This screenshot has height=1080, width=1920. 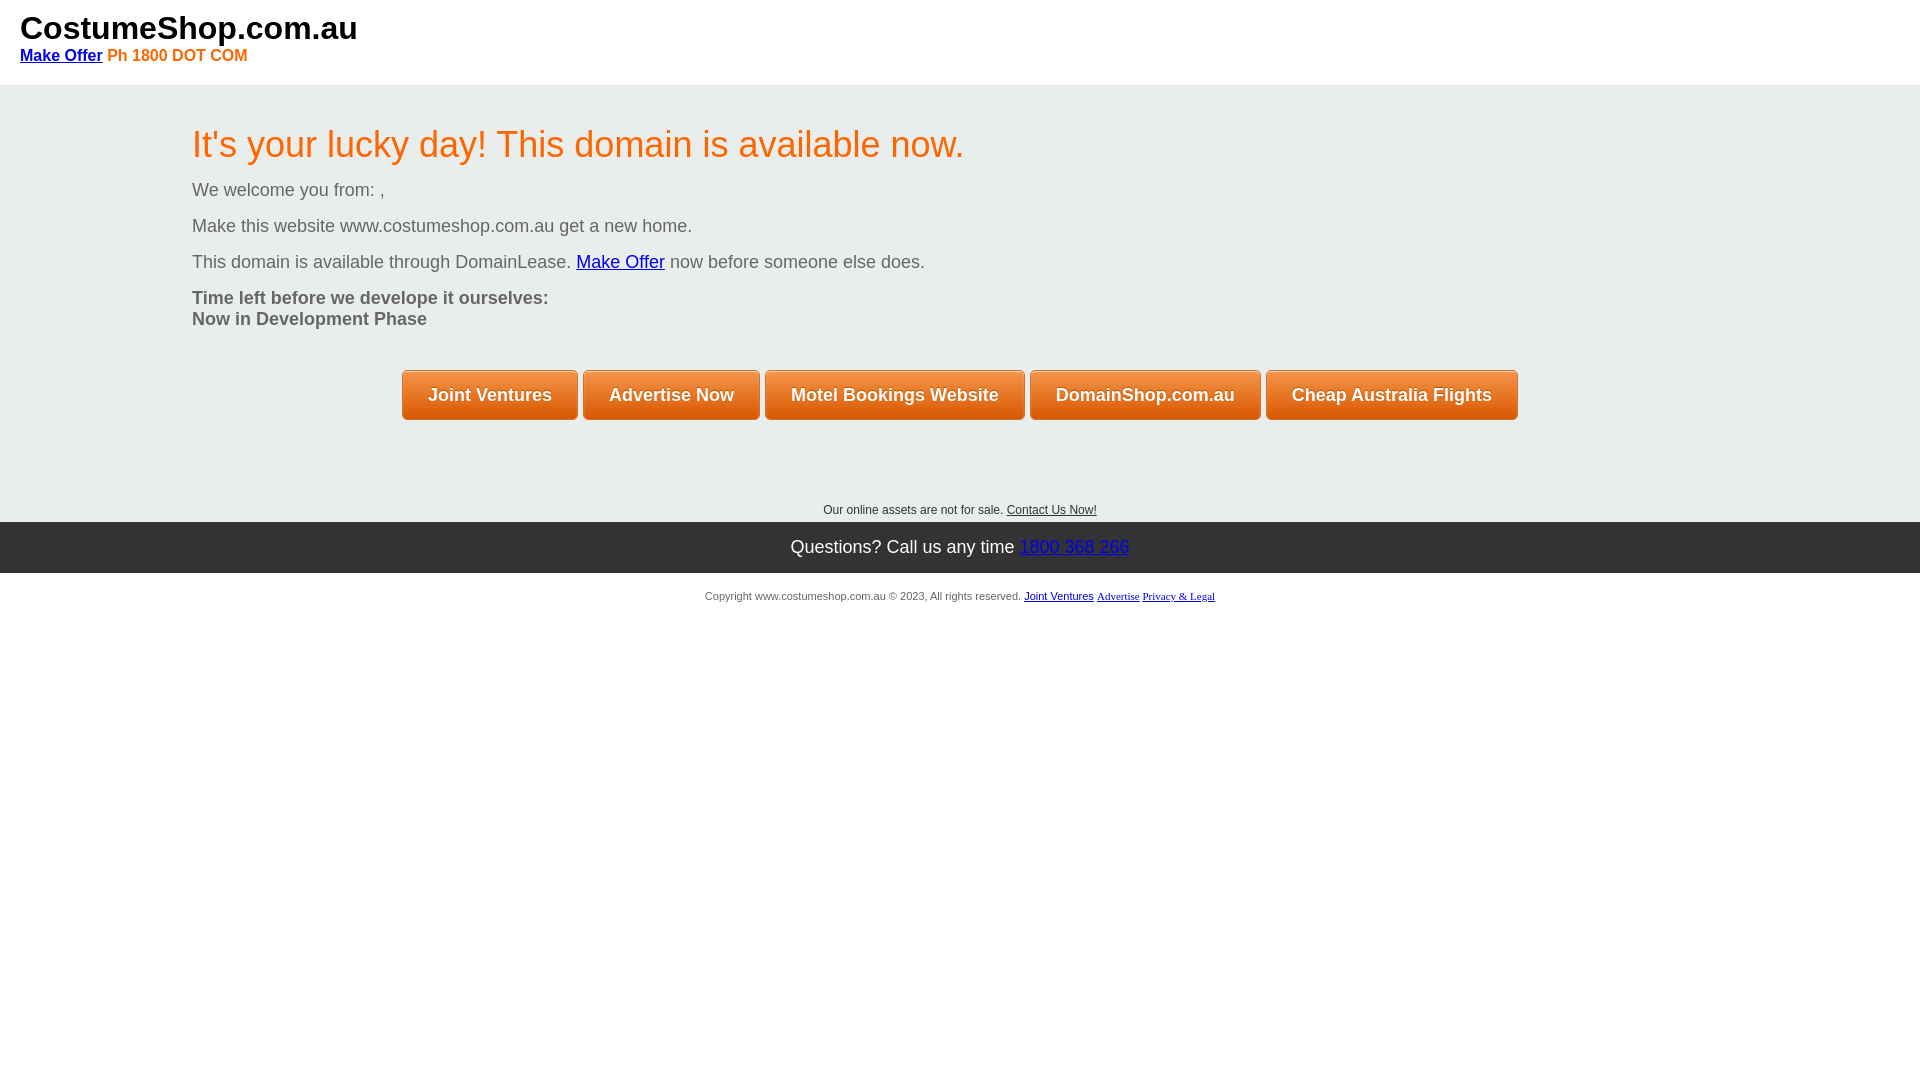 What do you see at coordinates (1050, 508) in the screenshot?
I see `'Contact Us Now!'` at bounding box center [1050, 508].